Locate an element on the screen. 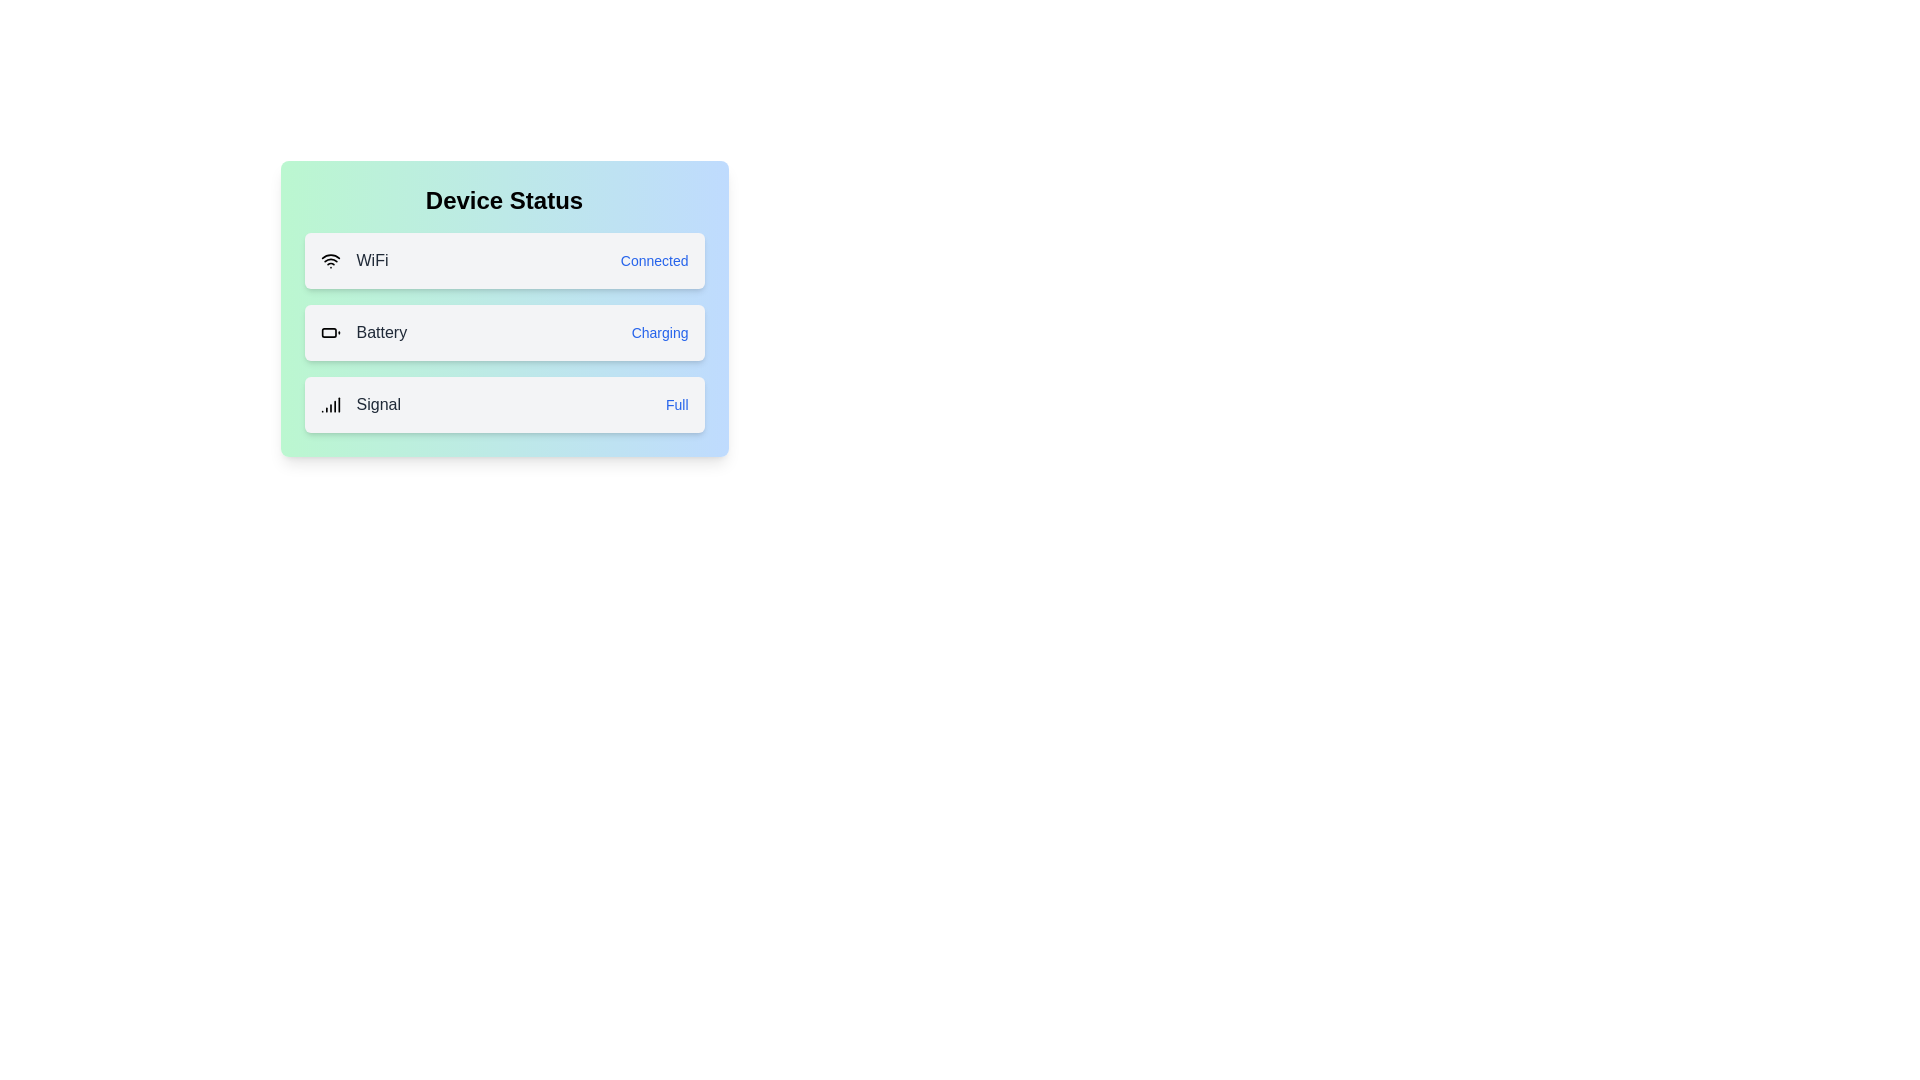 The height and width of the screenshot is (1080, 1920). the status of WiFi to inspect its details is located at coordinates (504, 260).